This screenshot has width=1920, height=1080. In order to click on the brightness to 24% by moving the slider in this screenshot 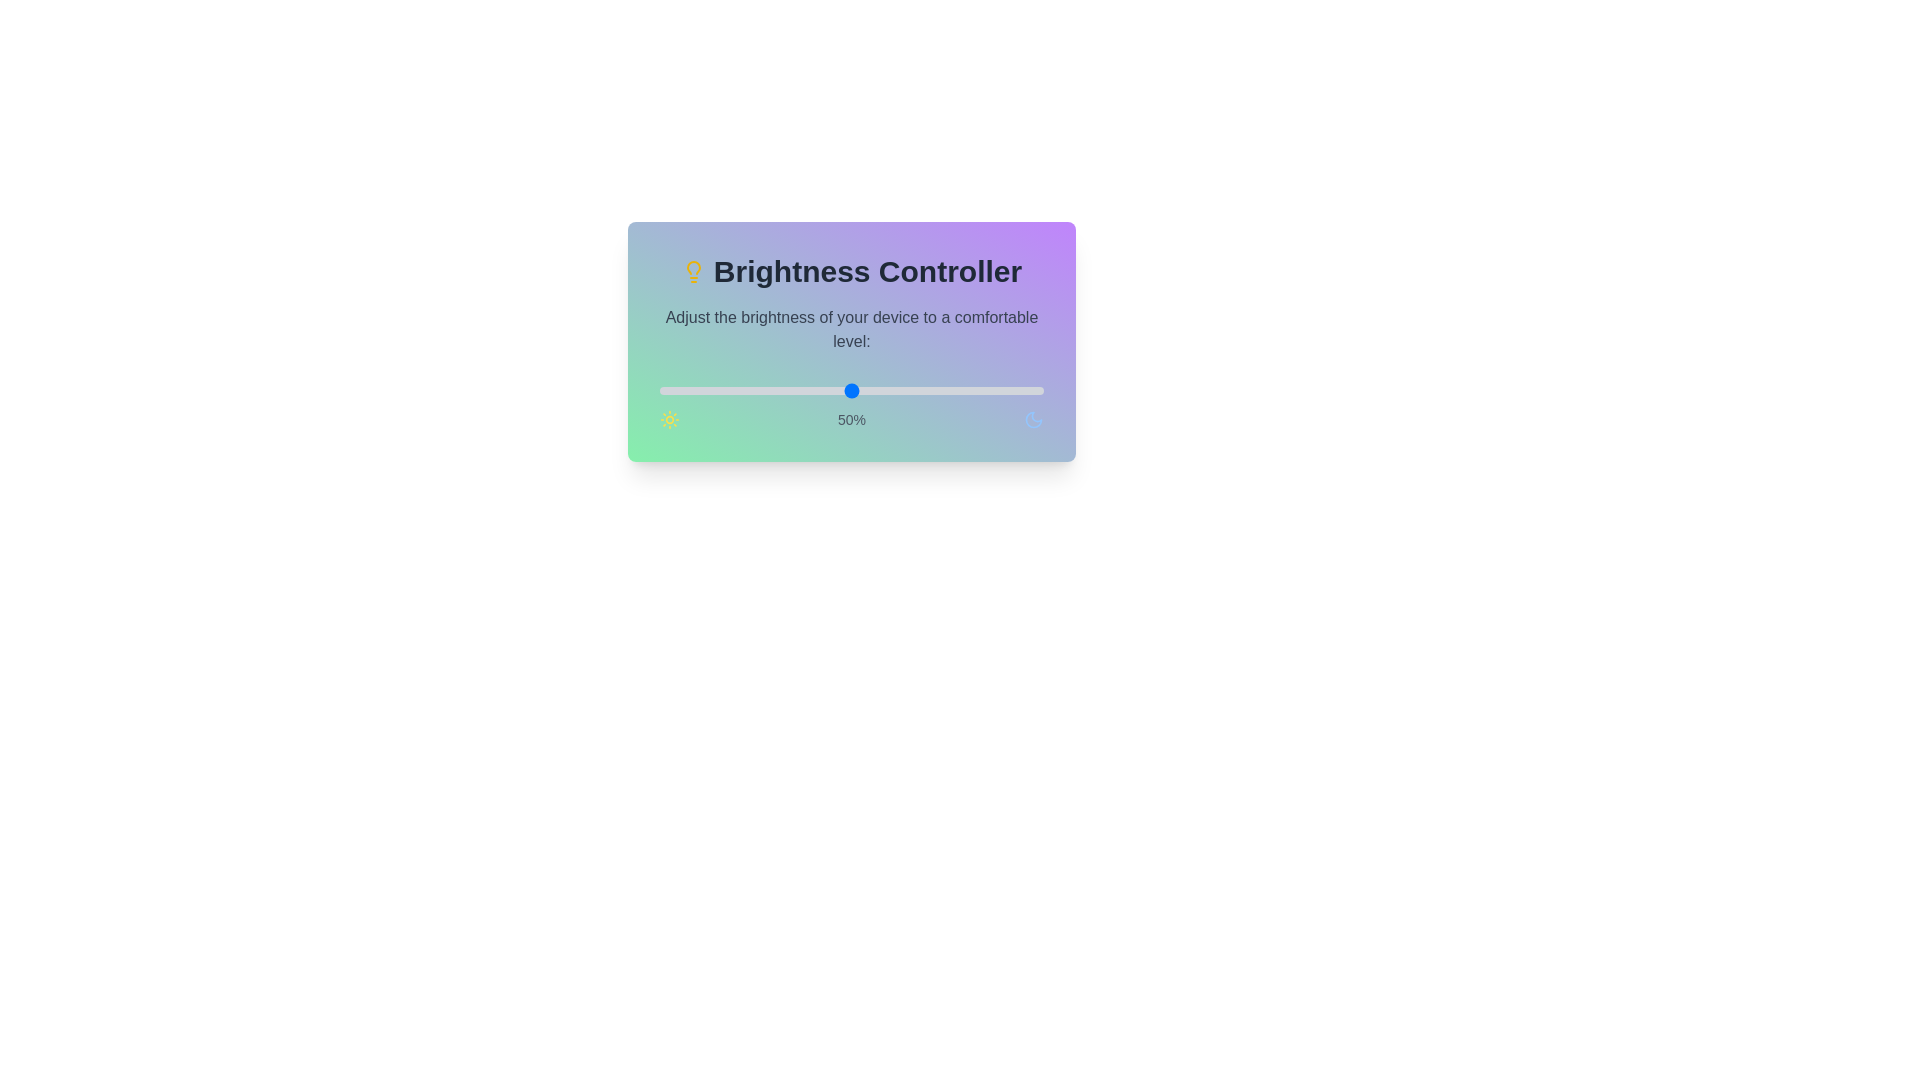, I will do `click(751, 390)`.